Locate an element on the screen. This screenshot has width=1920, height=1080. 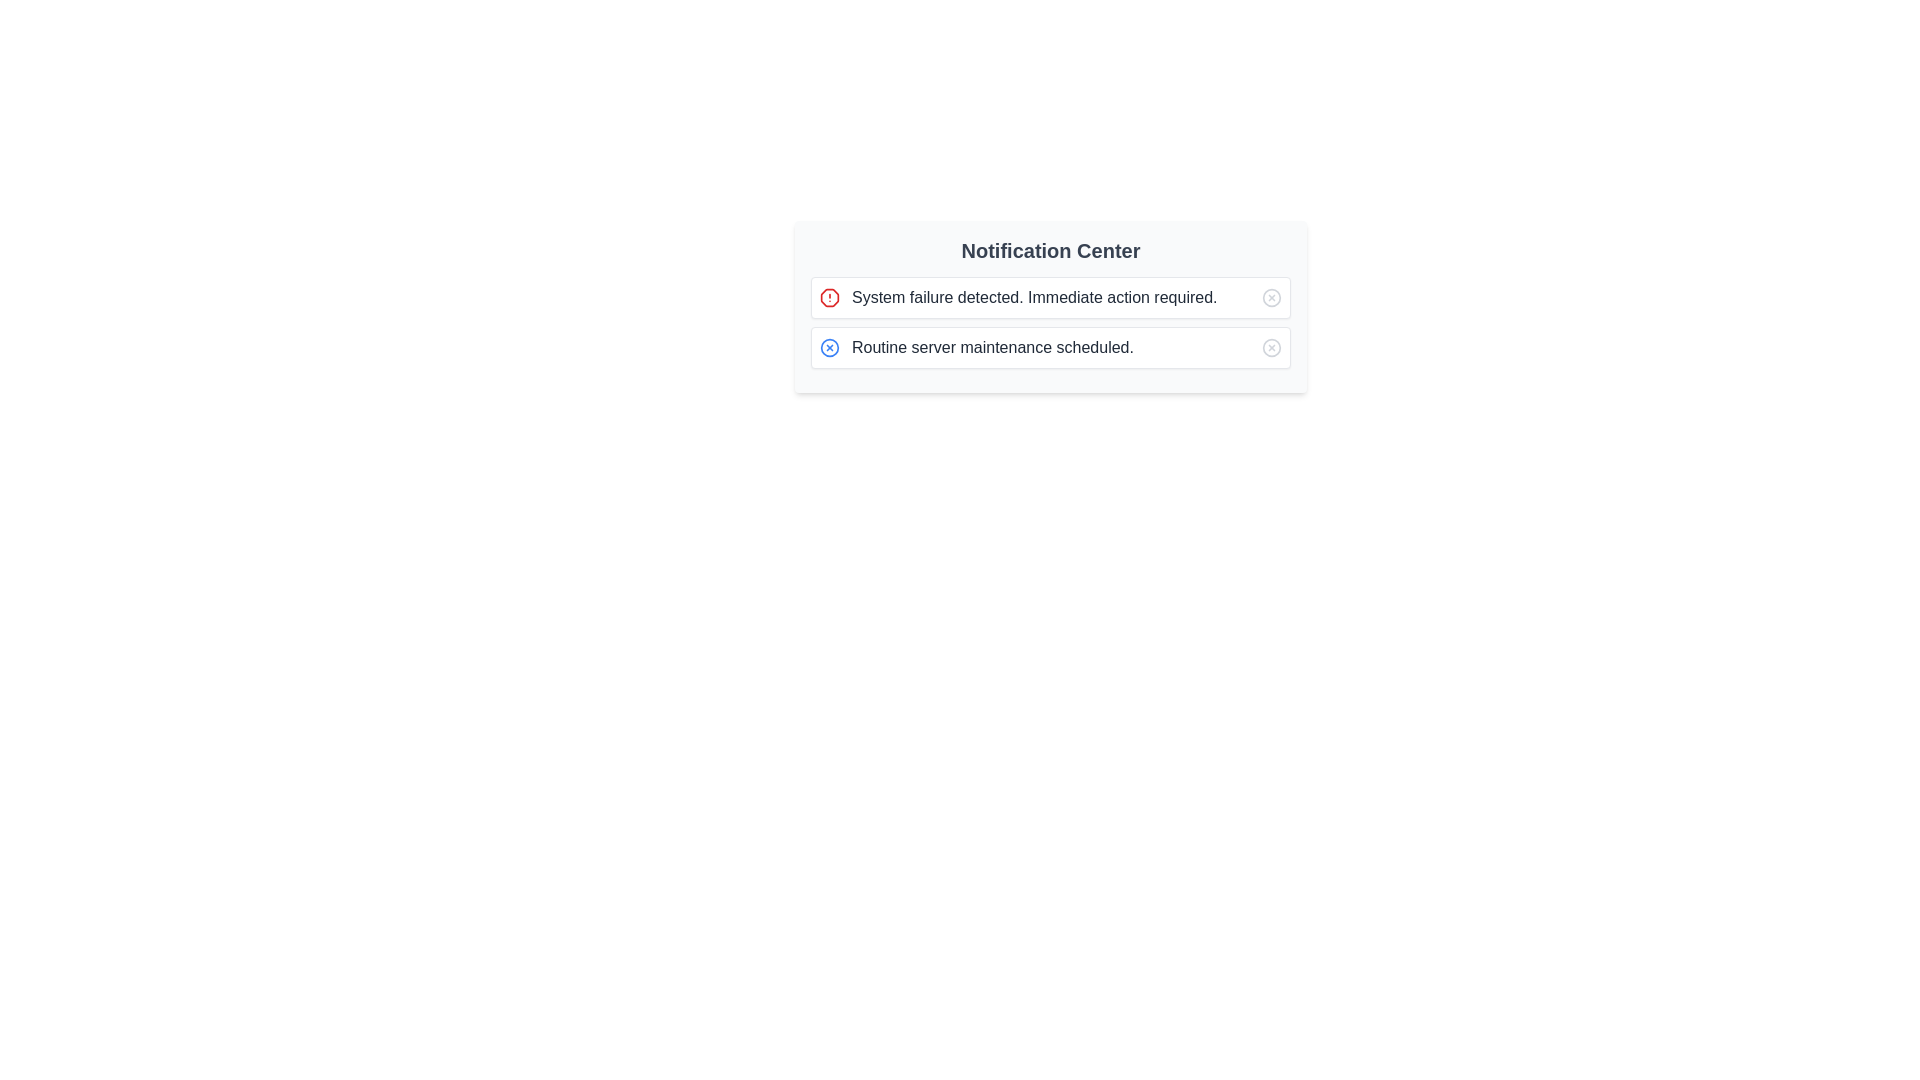
the critical notification by clicking the alert icon located to the left of the text 'System failure detected. Immediate action required.' is located at coordinates (830, 297).